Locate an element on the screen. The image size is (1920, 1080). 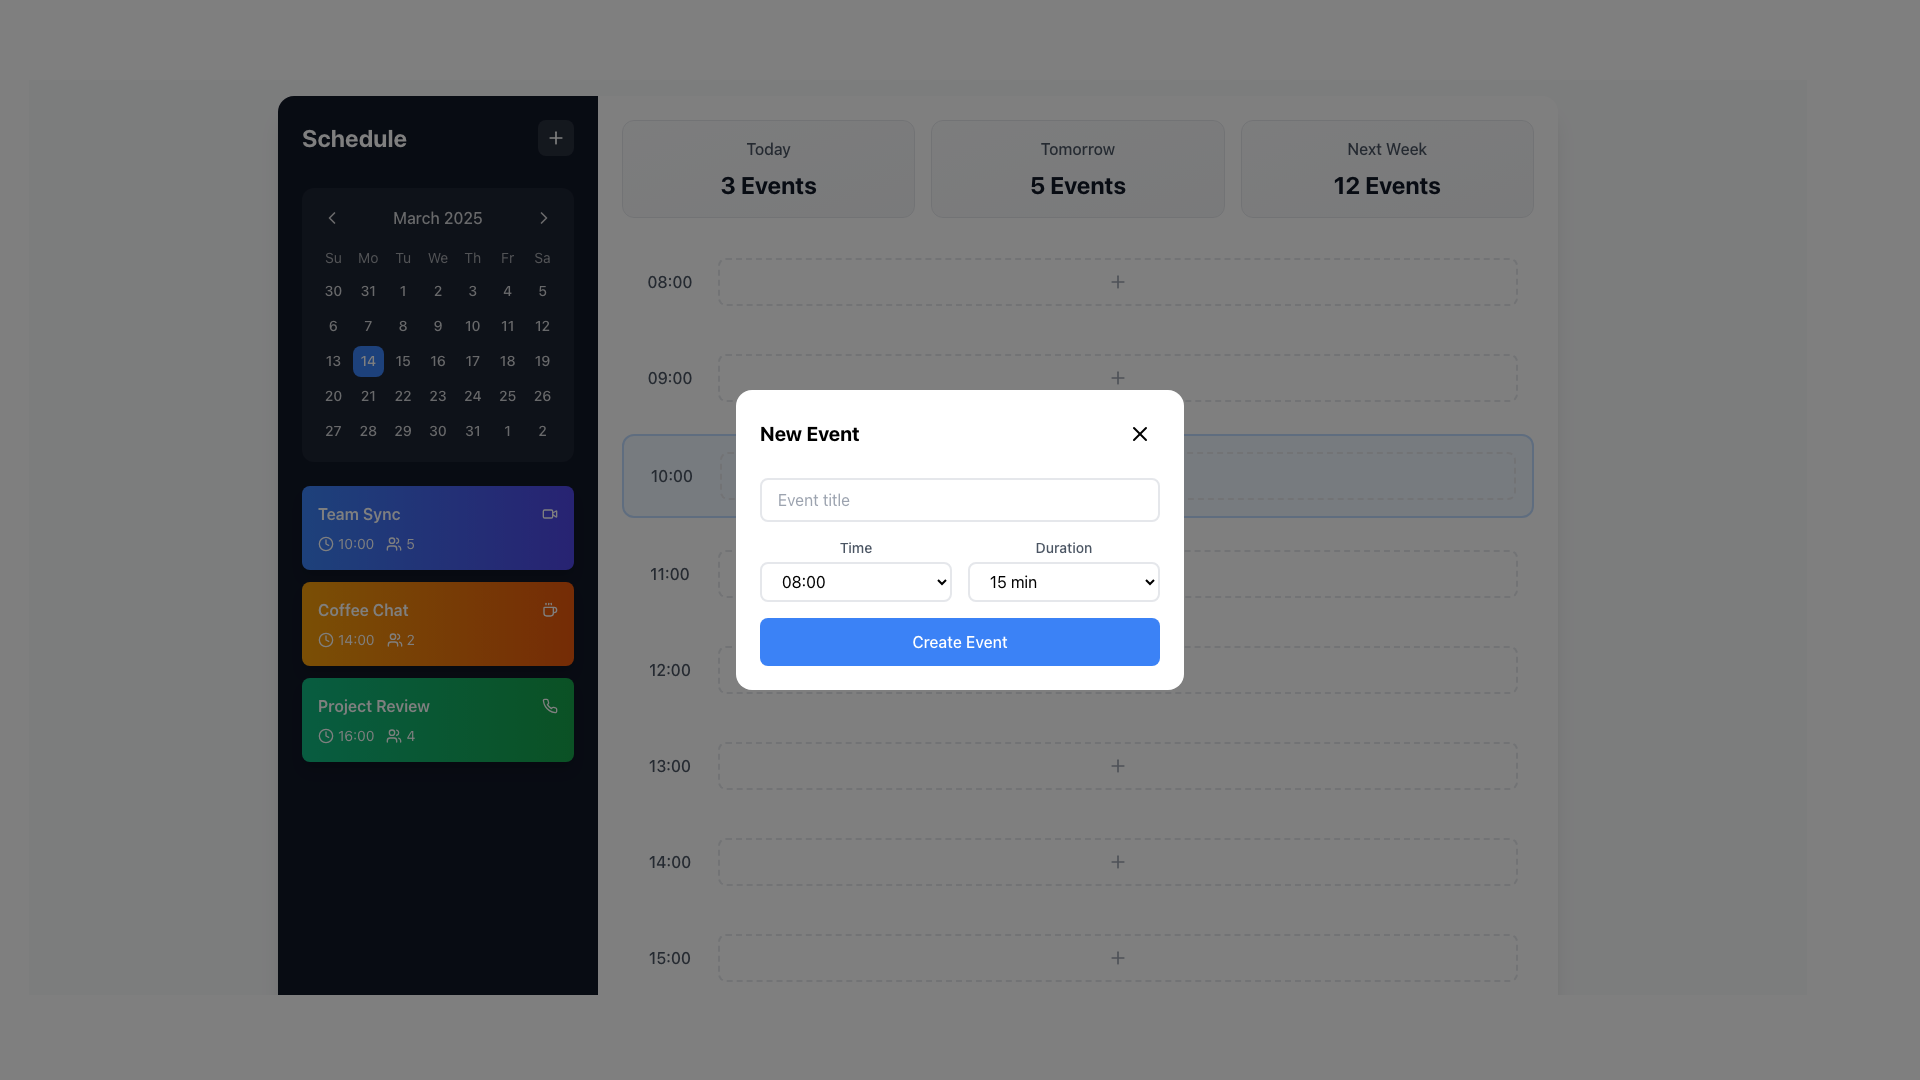
the Calendar Date Button representing the date '1' in the first row and third column of the calendar grid is located at coordinates (402, 291).